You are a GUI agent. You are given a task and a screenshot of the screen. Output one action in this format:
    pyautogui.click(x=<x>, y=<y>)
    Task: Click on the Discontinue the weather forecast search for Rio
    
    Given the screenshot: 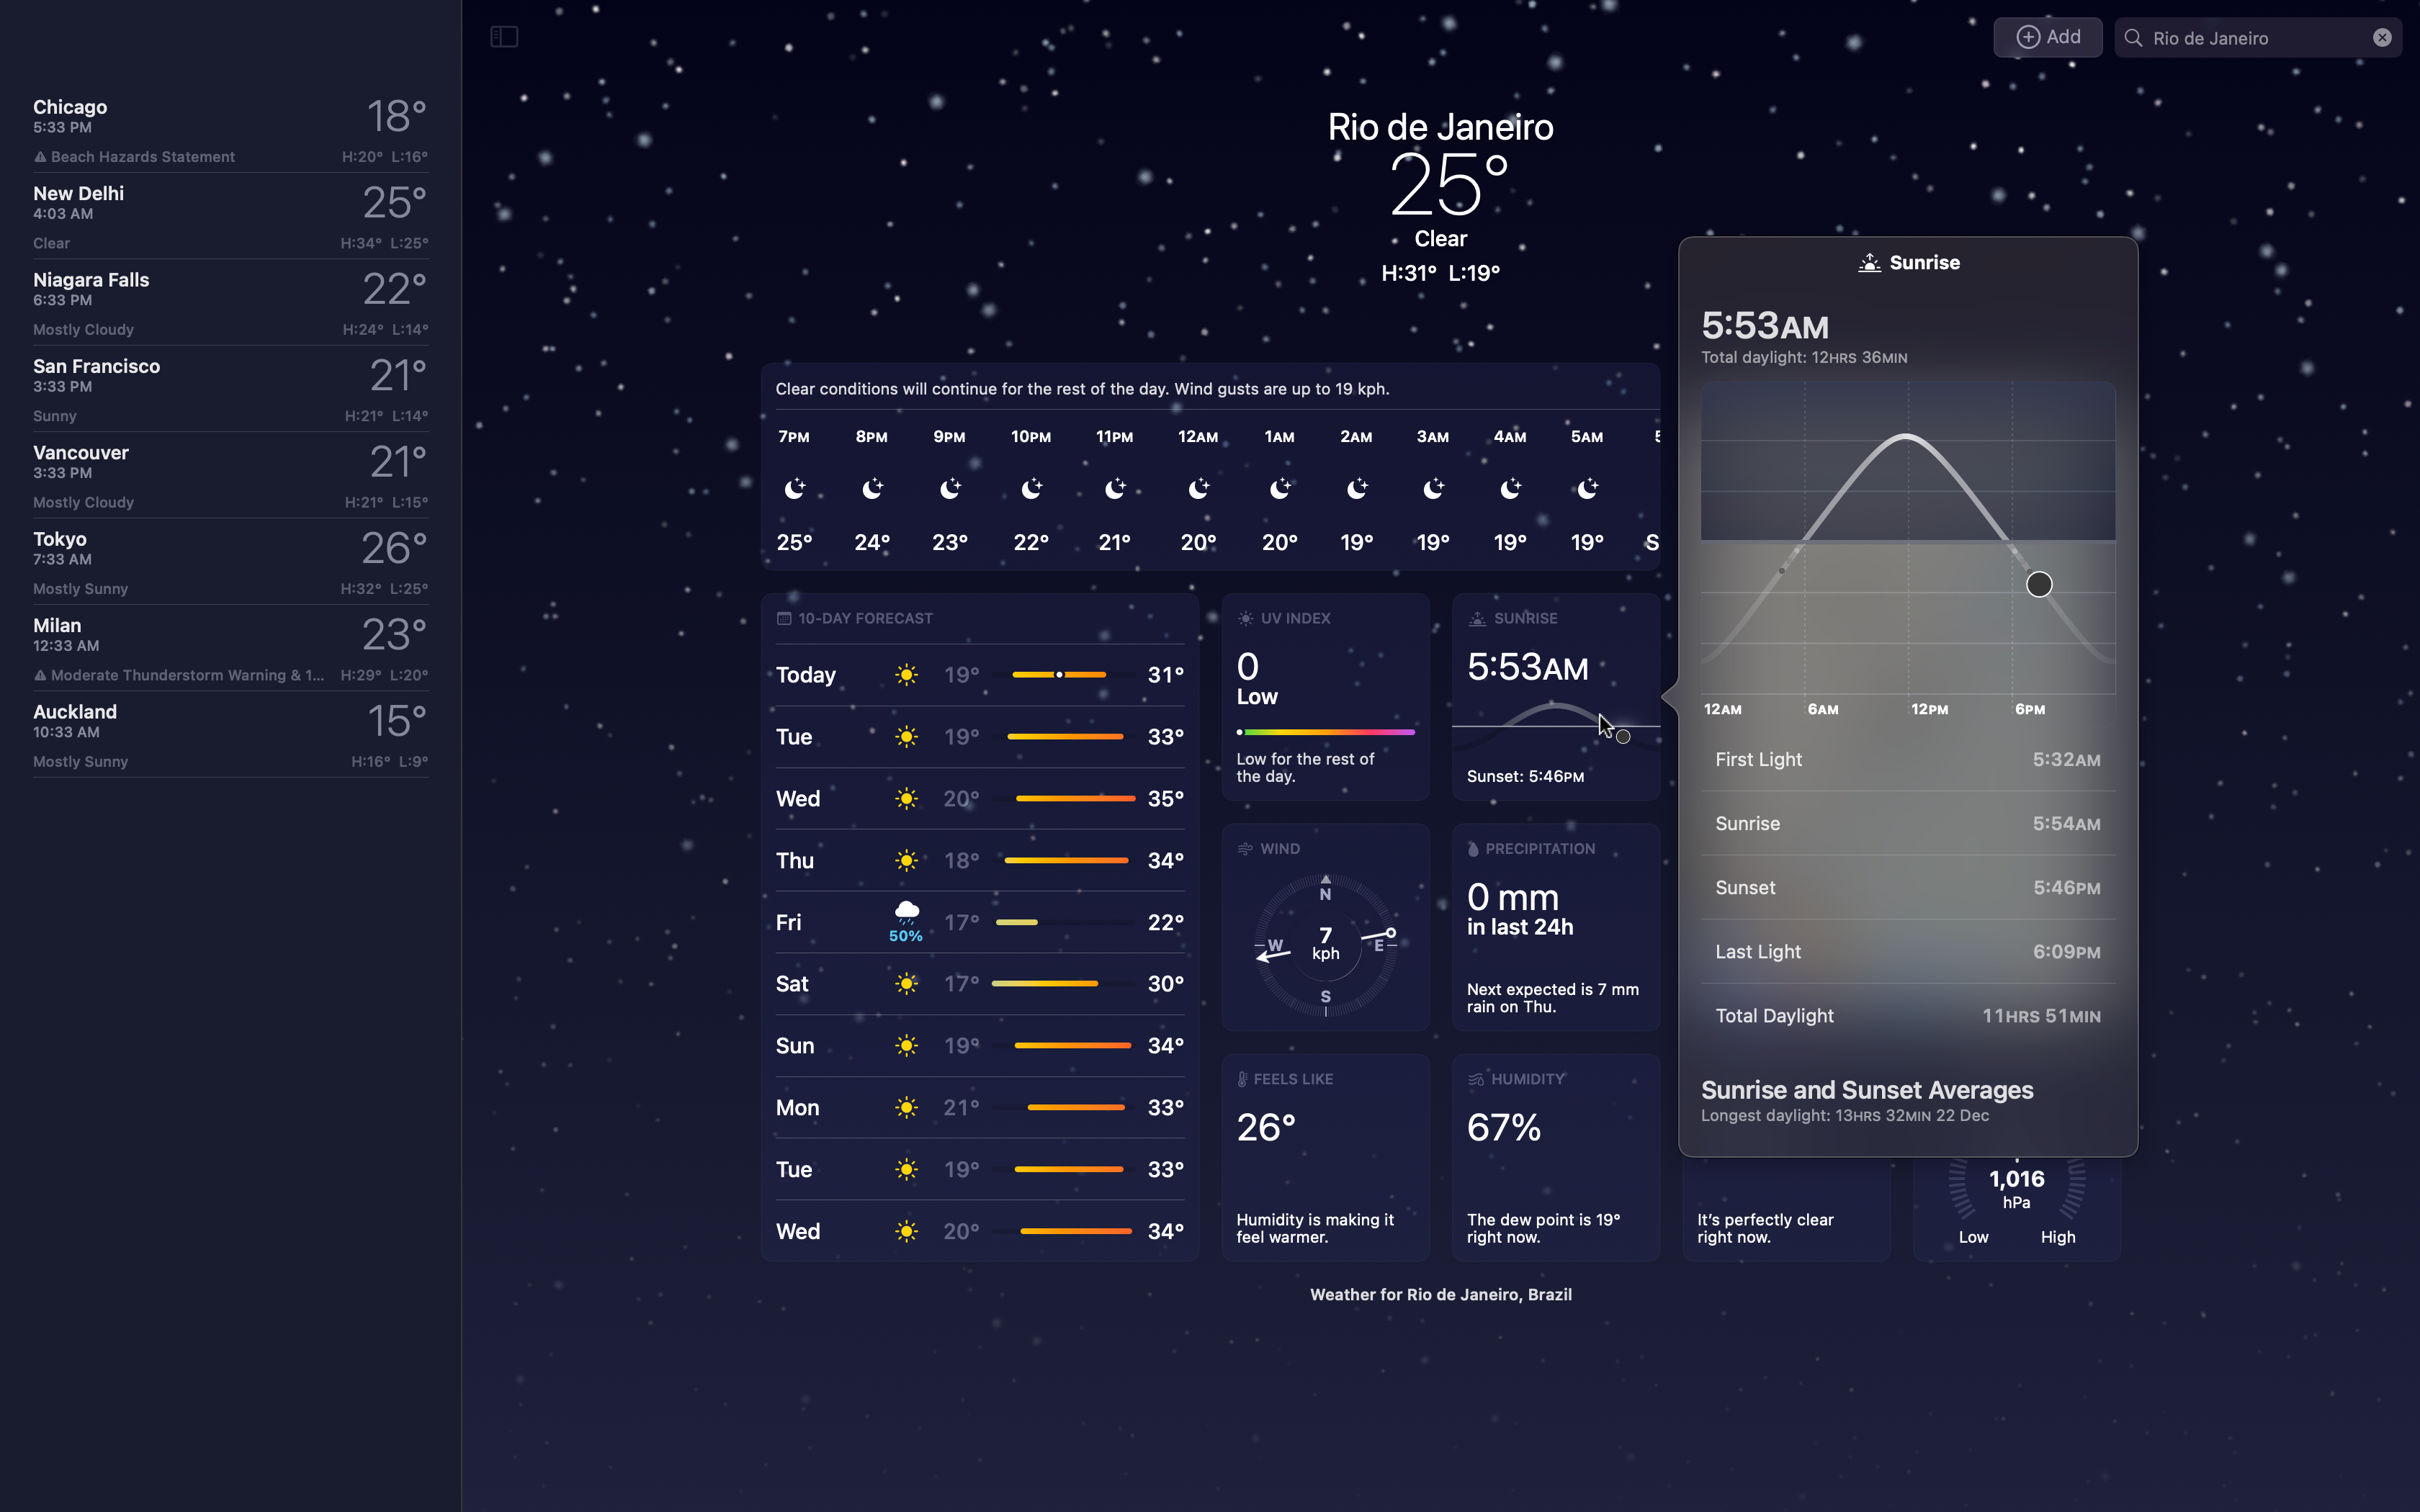 What is the action you would take?
    pyautogui.click(x=2381, y=37)
    